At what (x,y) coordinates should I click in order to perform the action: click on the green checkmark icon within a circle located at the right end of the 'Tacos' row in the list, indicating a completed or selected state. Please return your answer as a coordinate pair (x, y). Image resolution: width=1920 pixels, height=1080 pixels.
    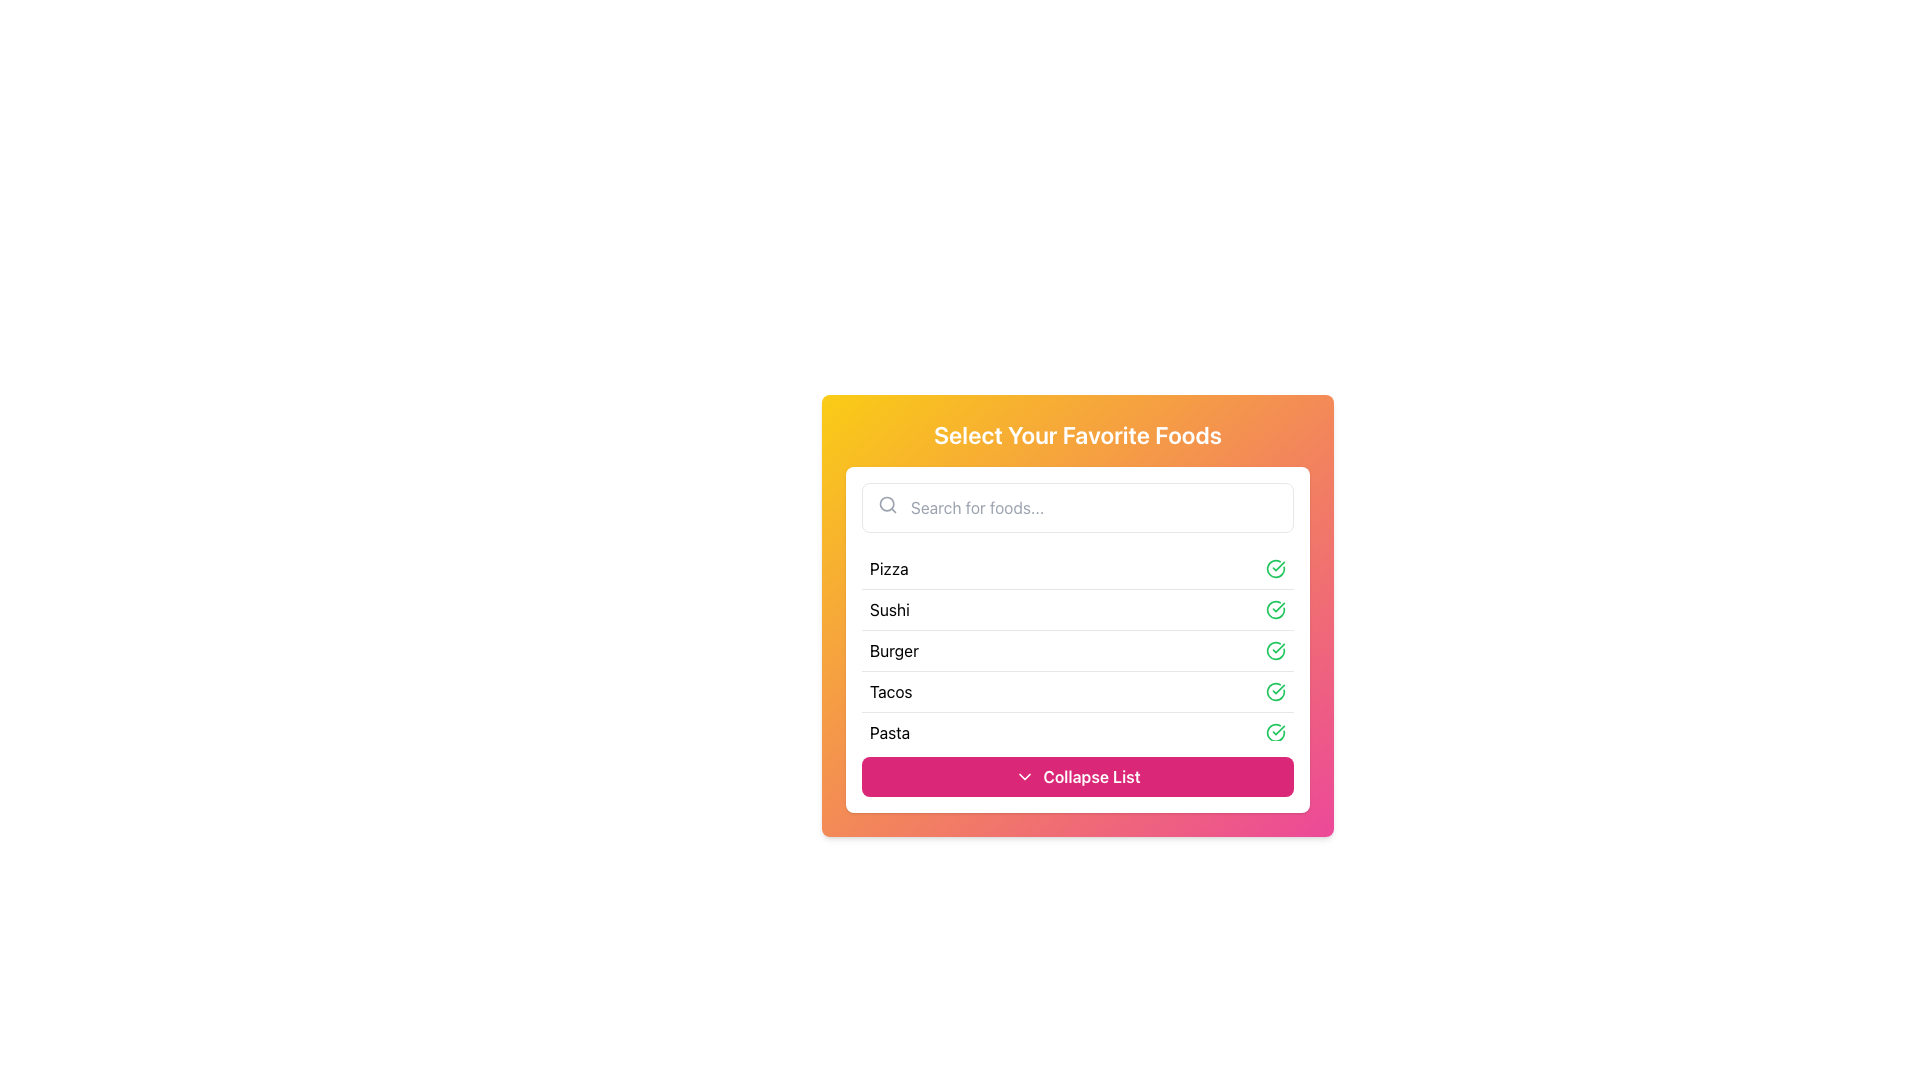
    Looking at the image, I should click on (1275, 690).